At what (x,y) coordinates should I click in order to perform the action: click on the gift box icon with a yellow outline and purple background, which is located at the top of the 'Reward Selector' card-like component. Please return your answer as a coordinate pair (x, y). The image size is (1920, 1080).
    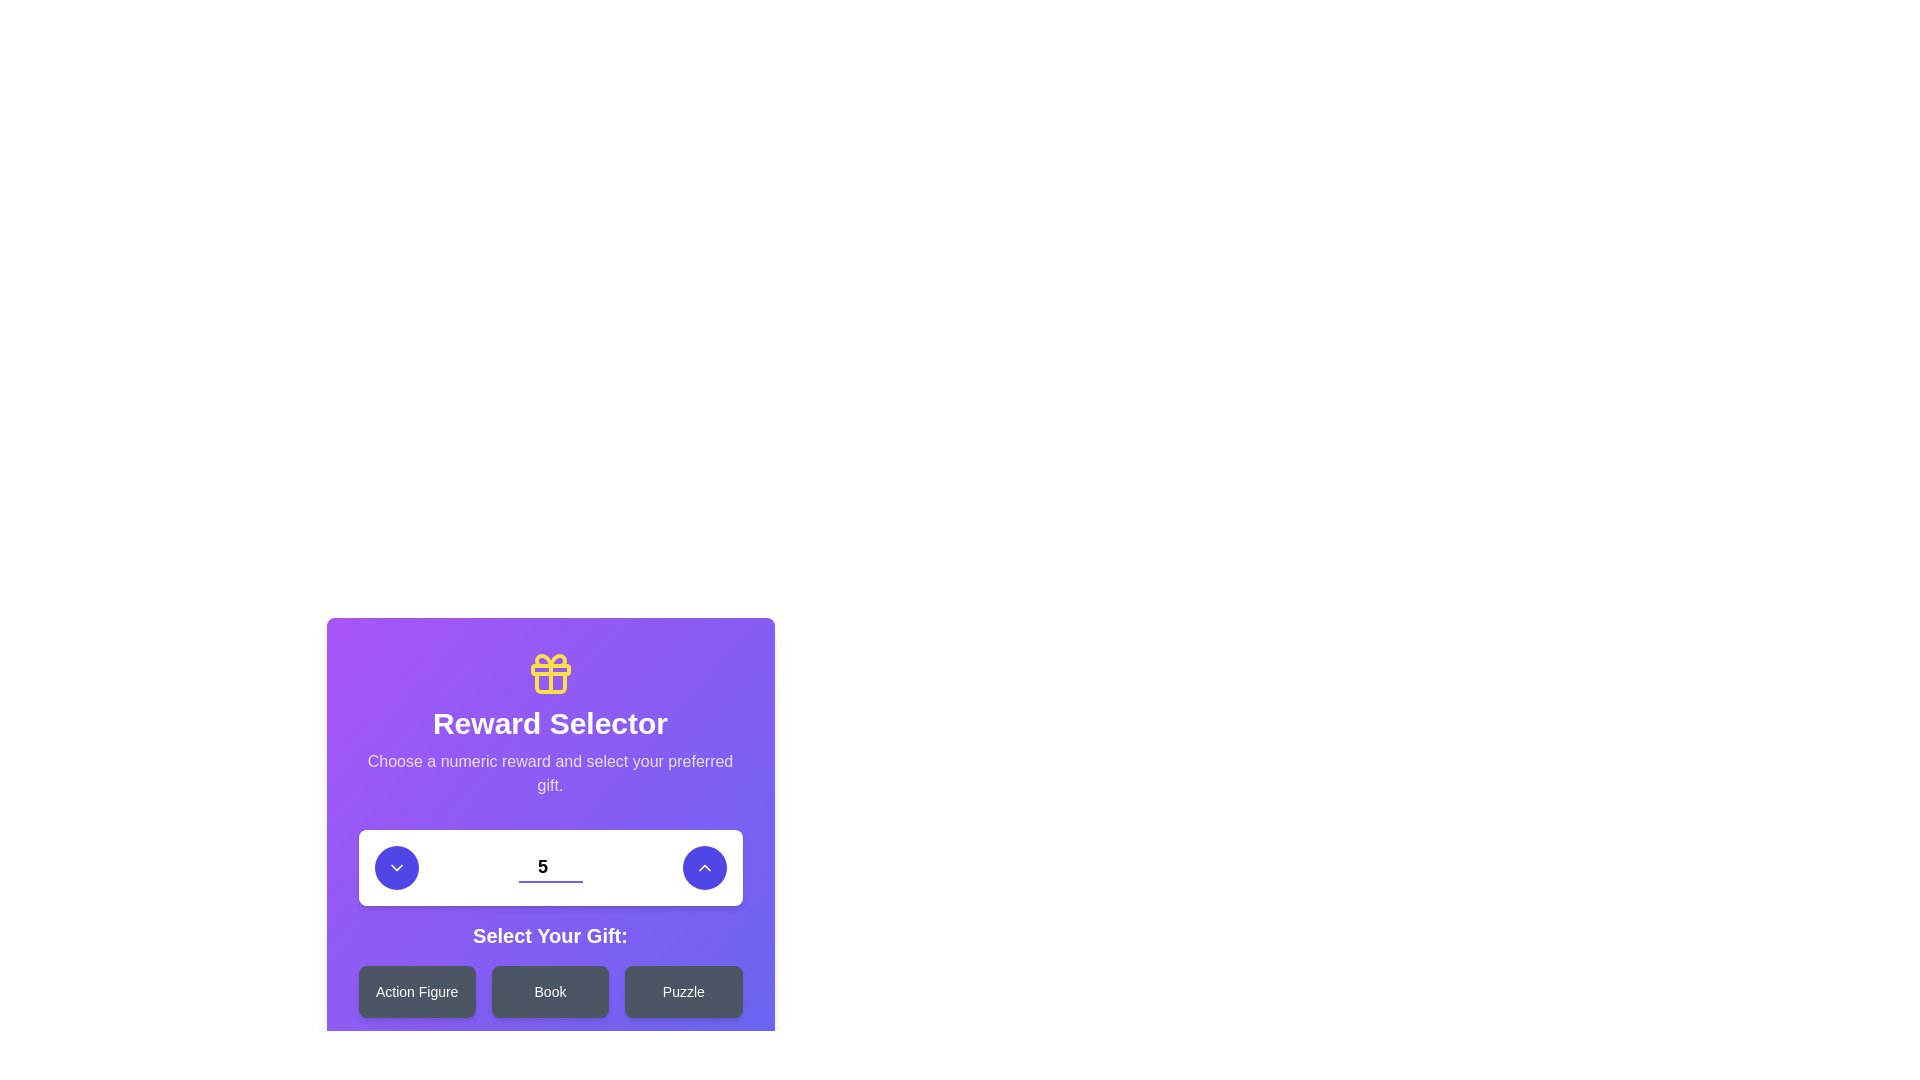
    Looking at the image, I should click on (550, 674).